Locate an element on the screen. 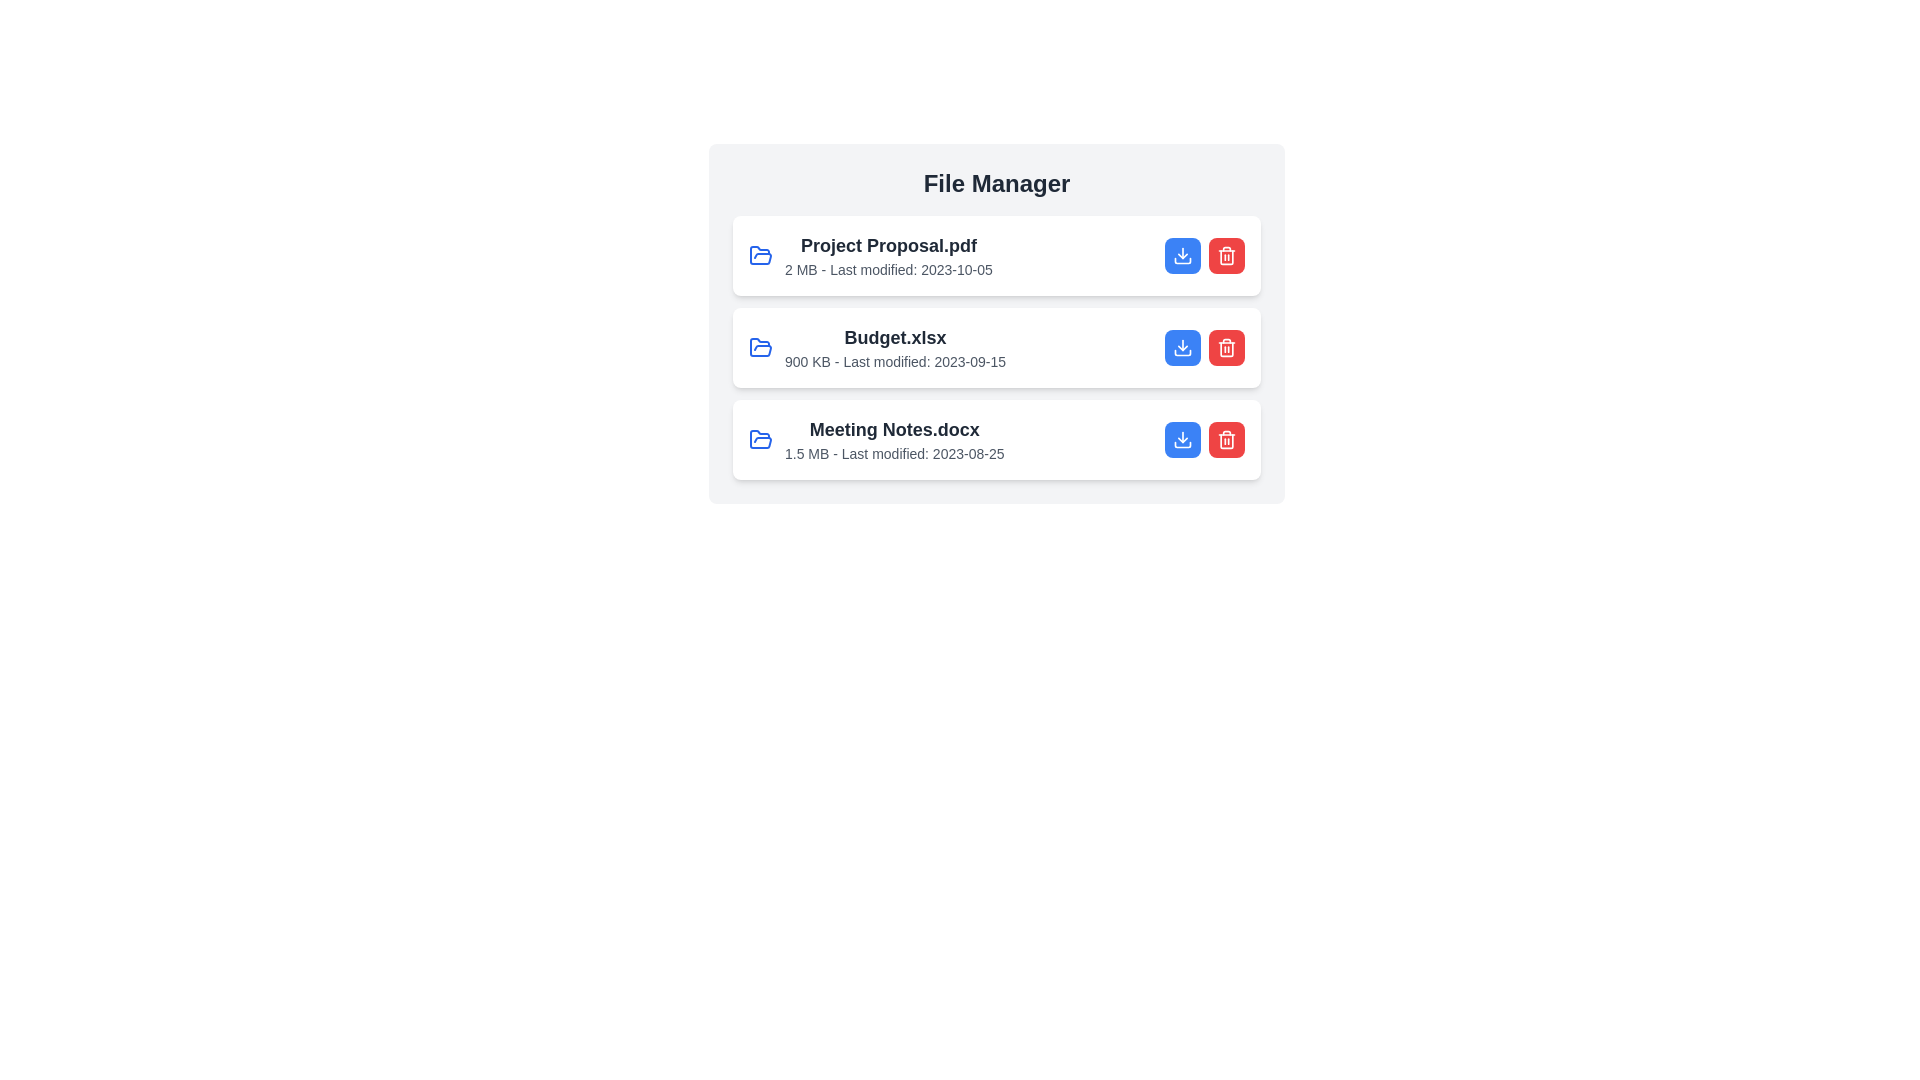  the file Meeting Notes.docx by clicking its corresponding delete button is located at coordinates (1226, 438).